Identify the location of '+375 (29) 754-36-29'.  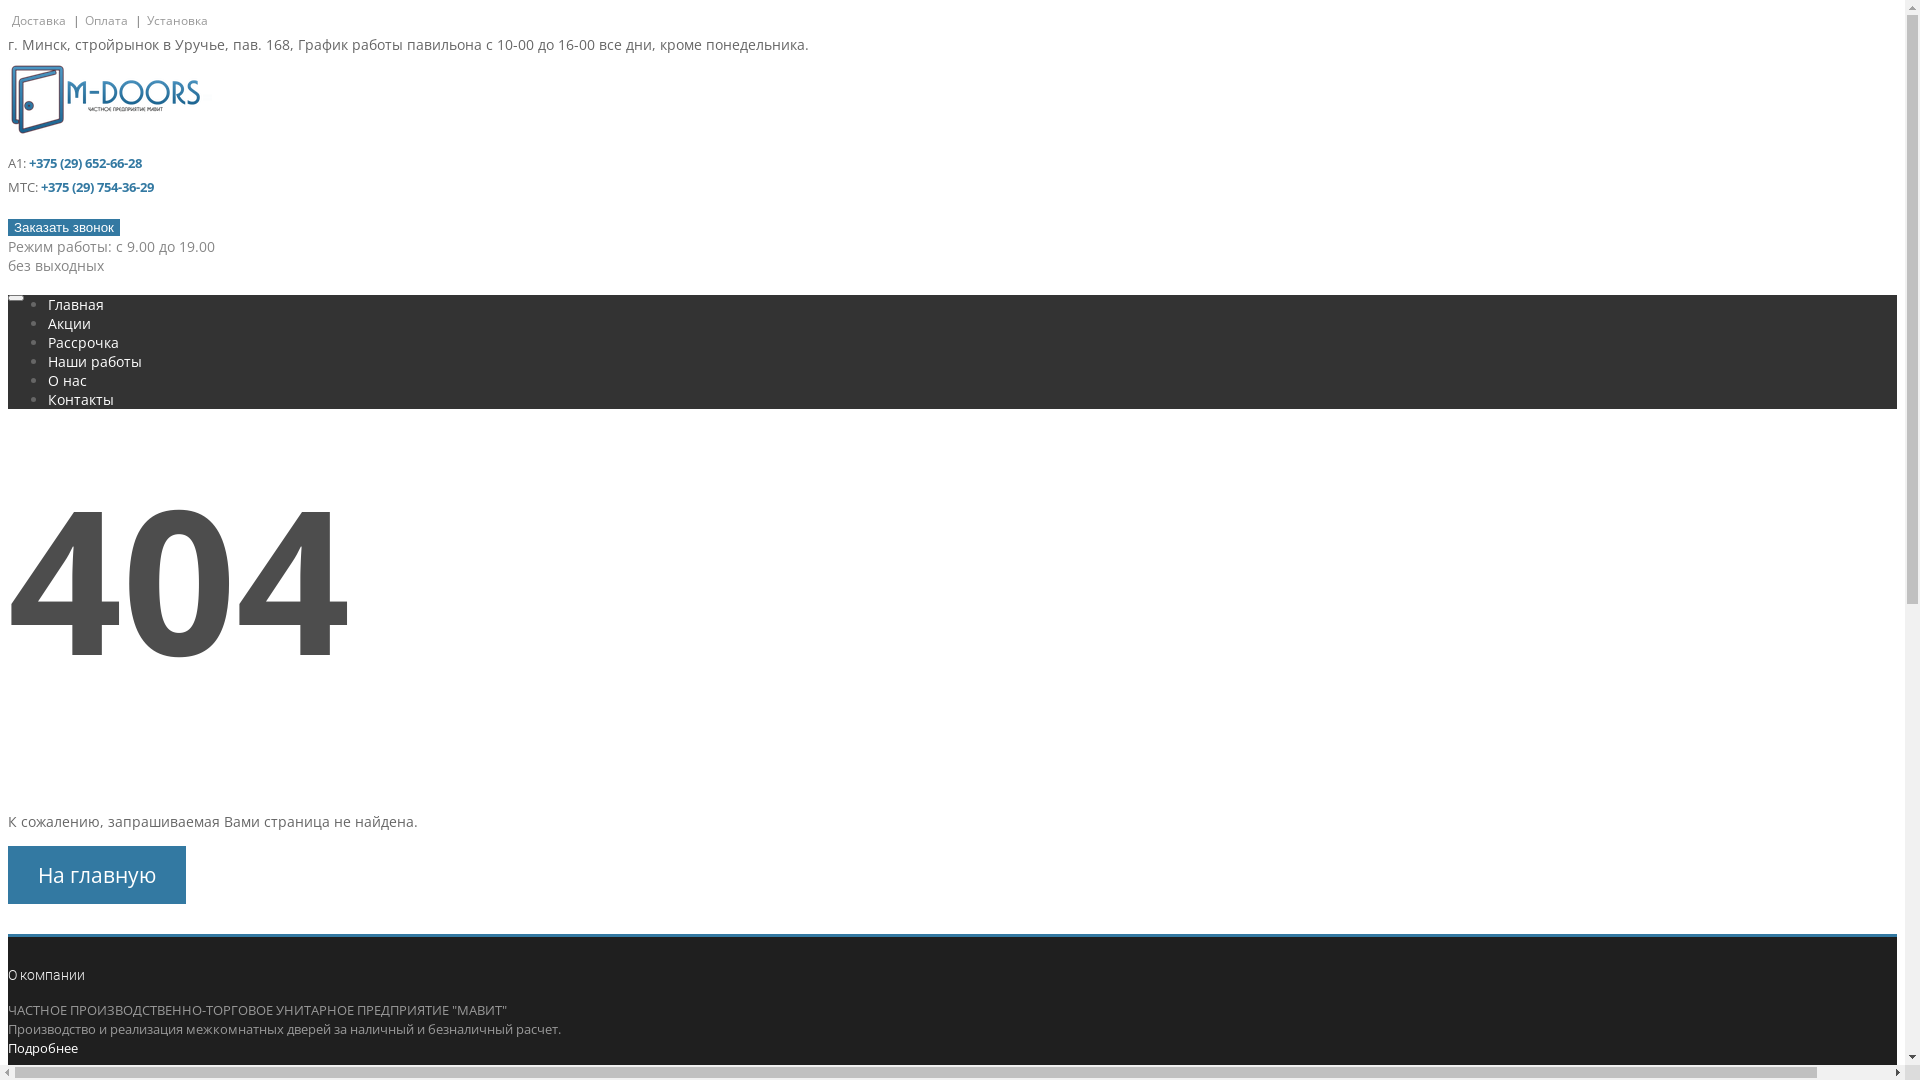
(96, 186).